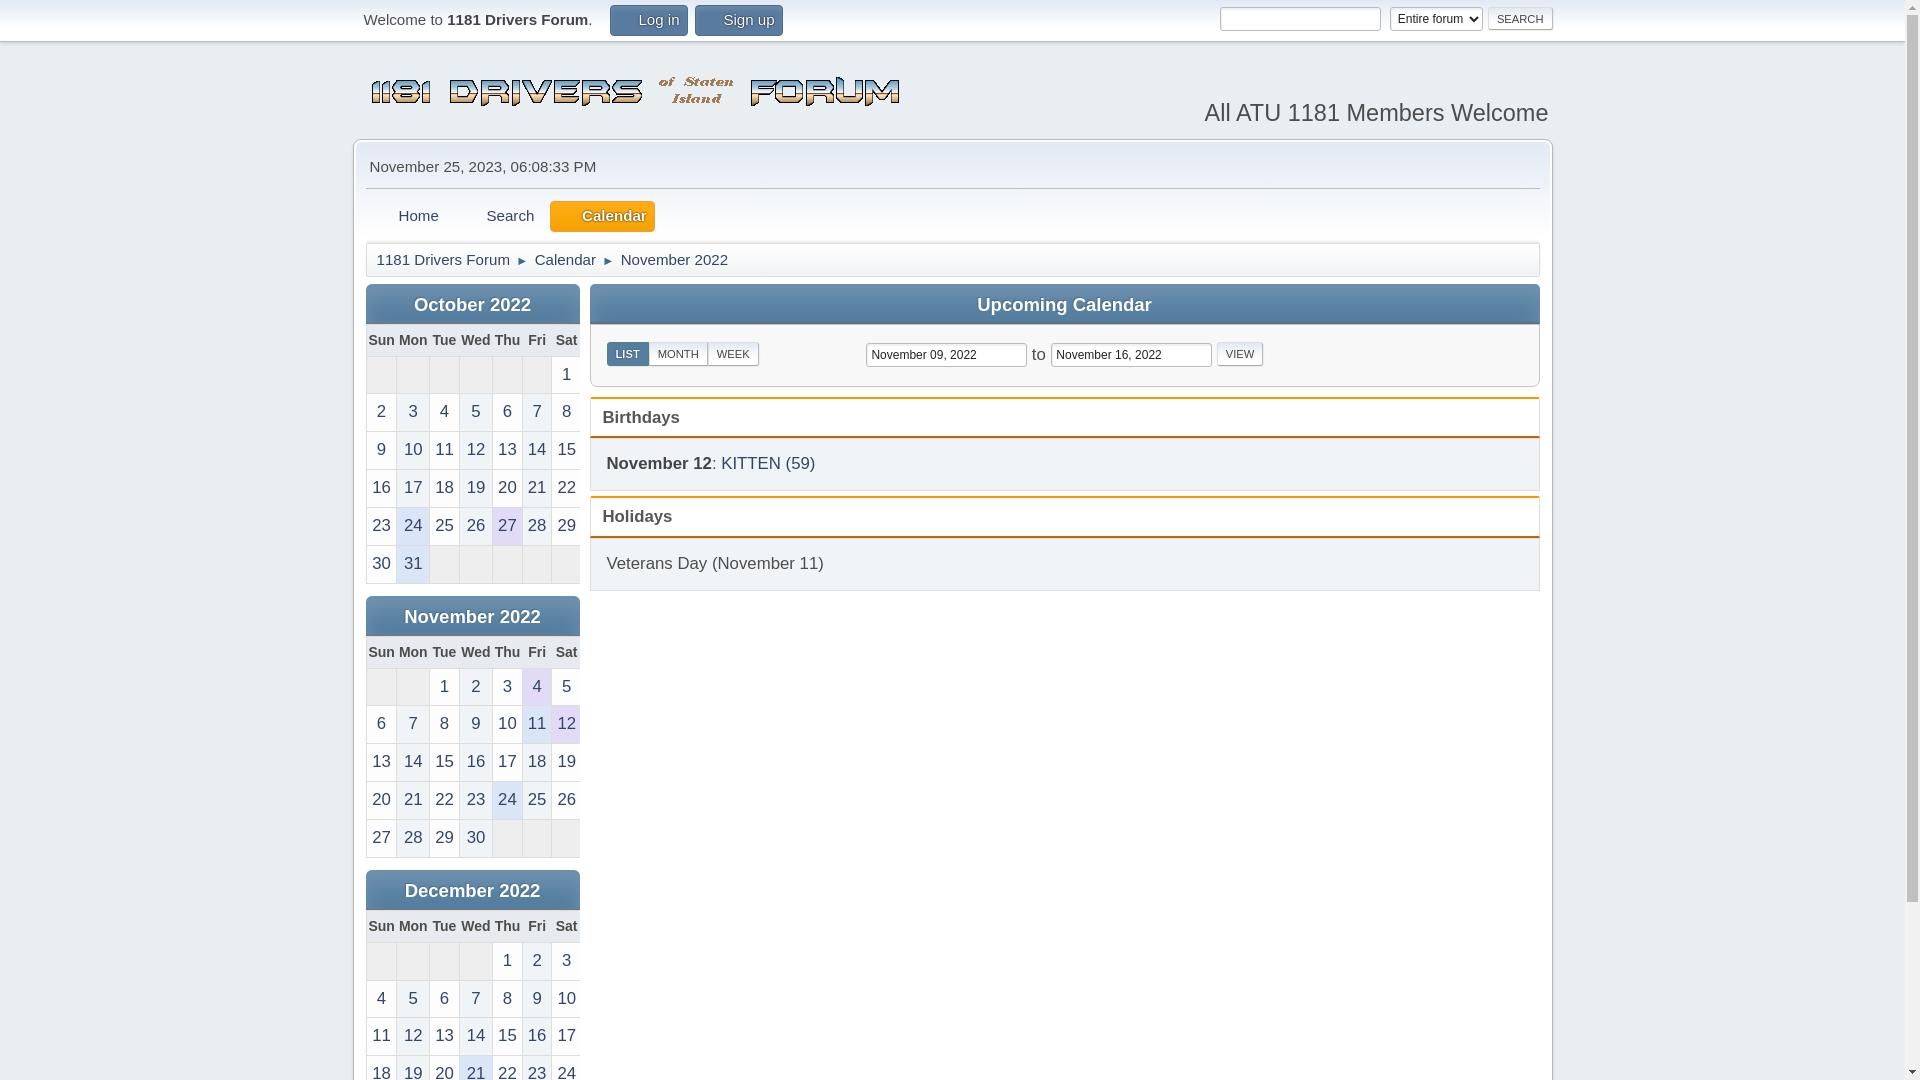  What do you see at coordinates (459, 450) in the screenshot?
I see `'12'` at bounding box center [459, 450].